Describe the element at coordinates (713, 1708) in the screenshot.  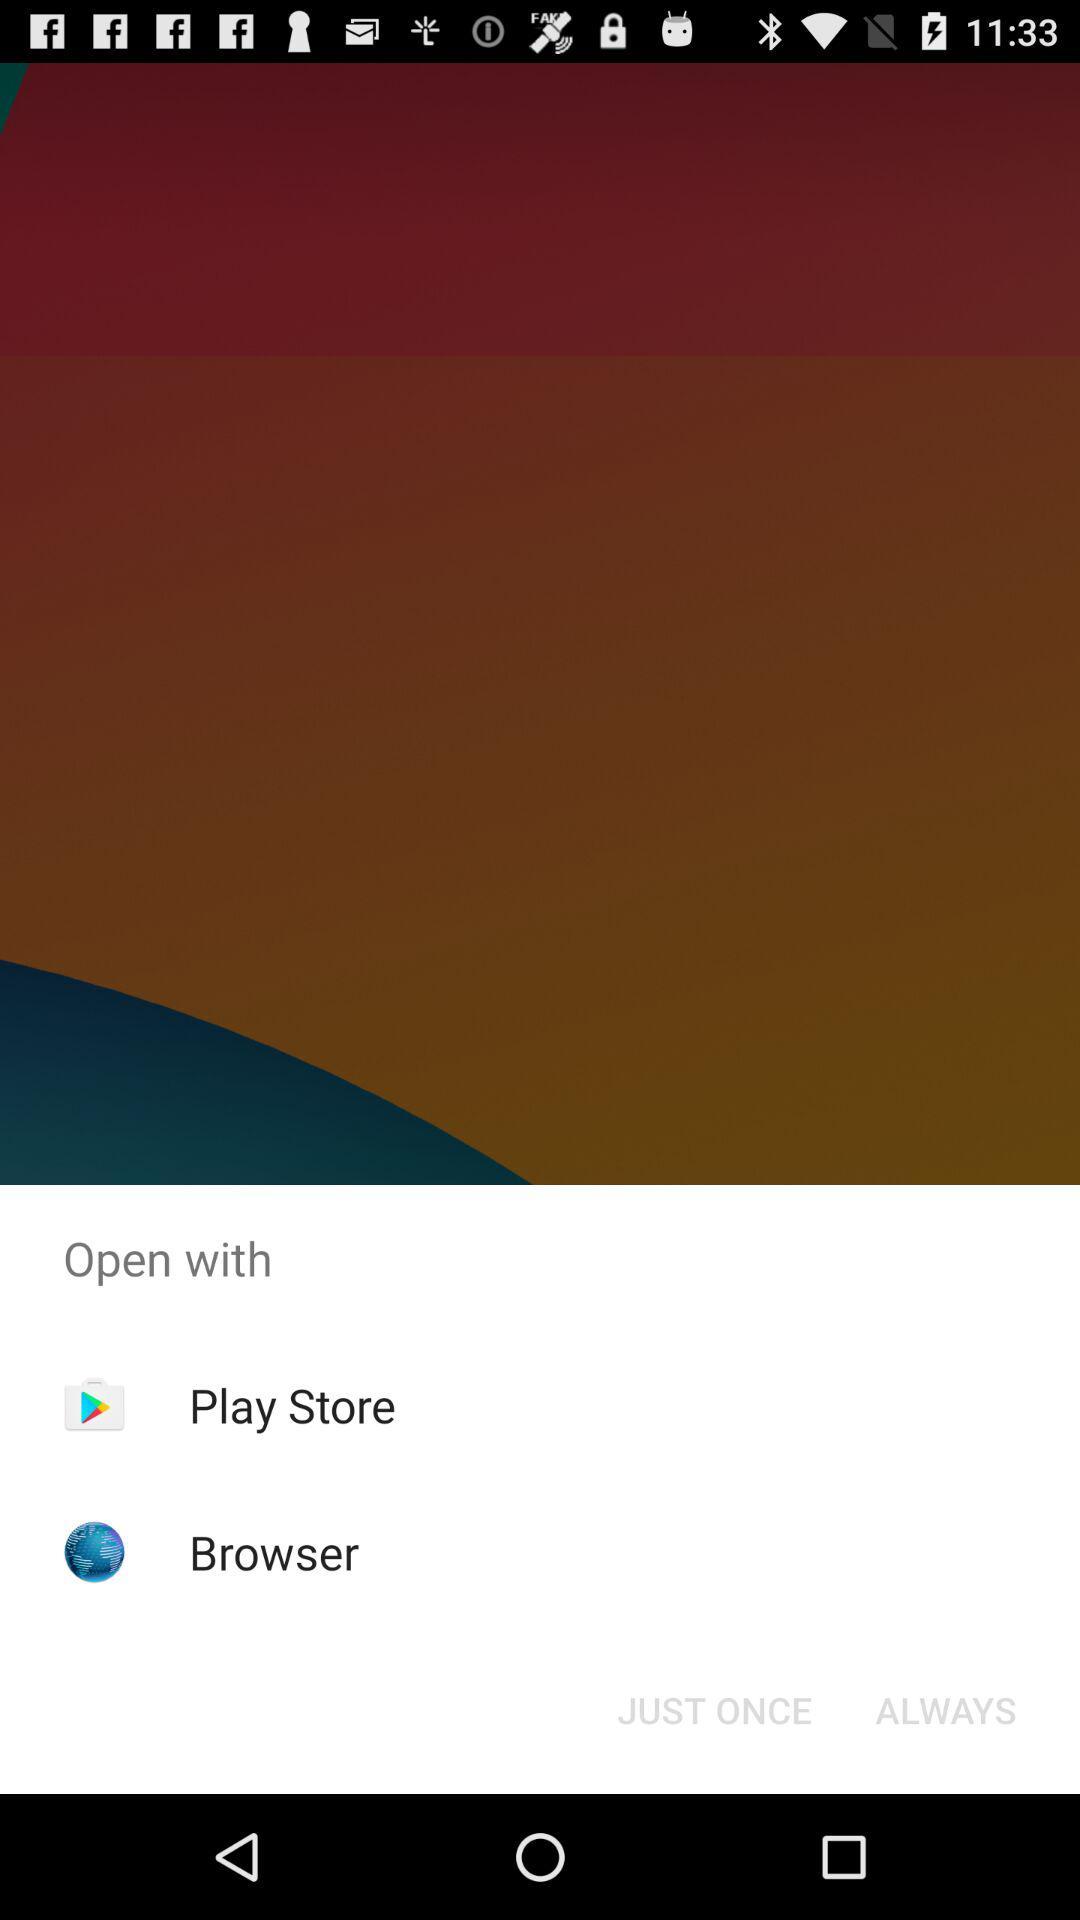
I see `the item to the left of always item` at that location.